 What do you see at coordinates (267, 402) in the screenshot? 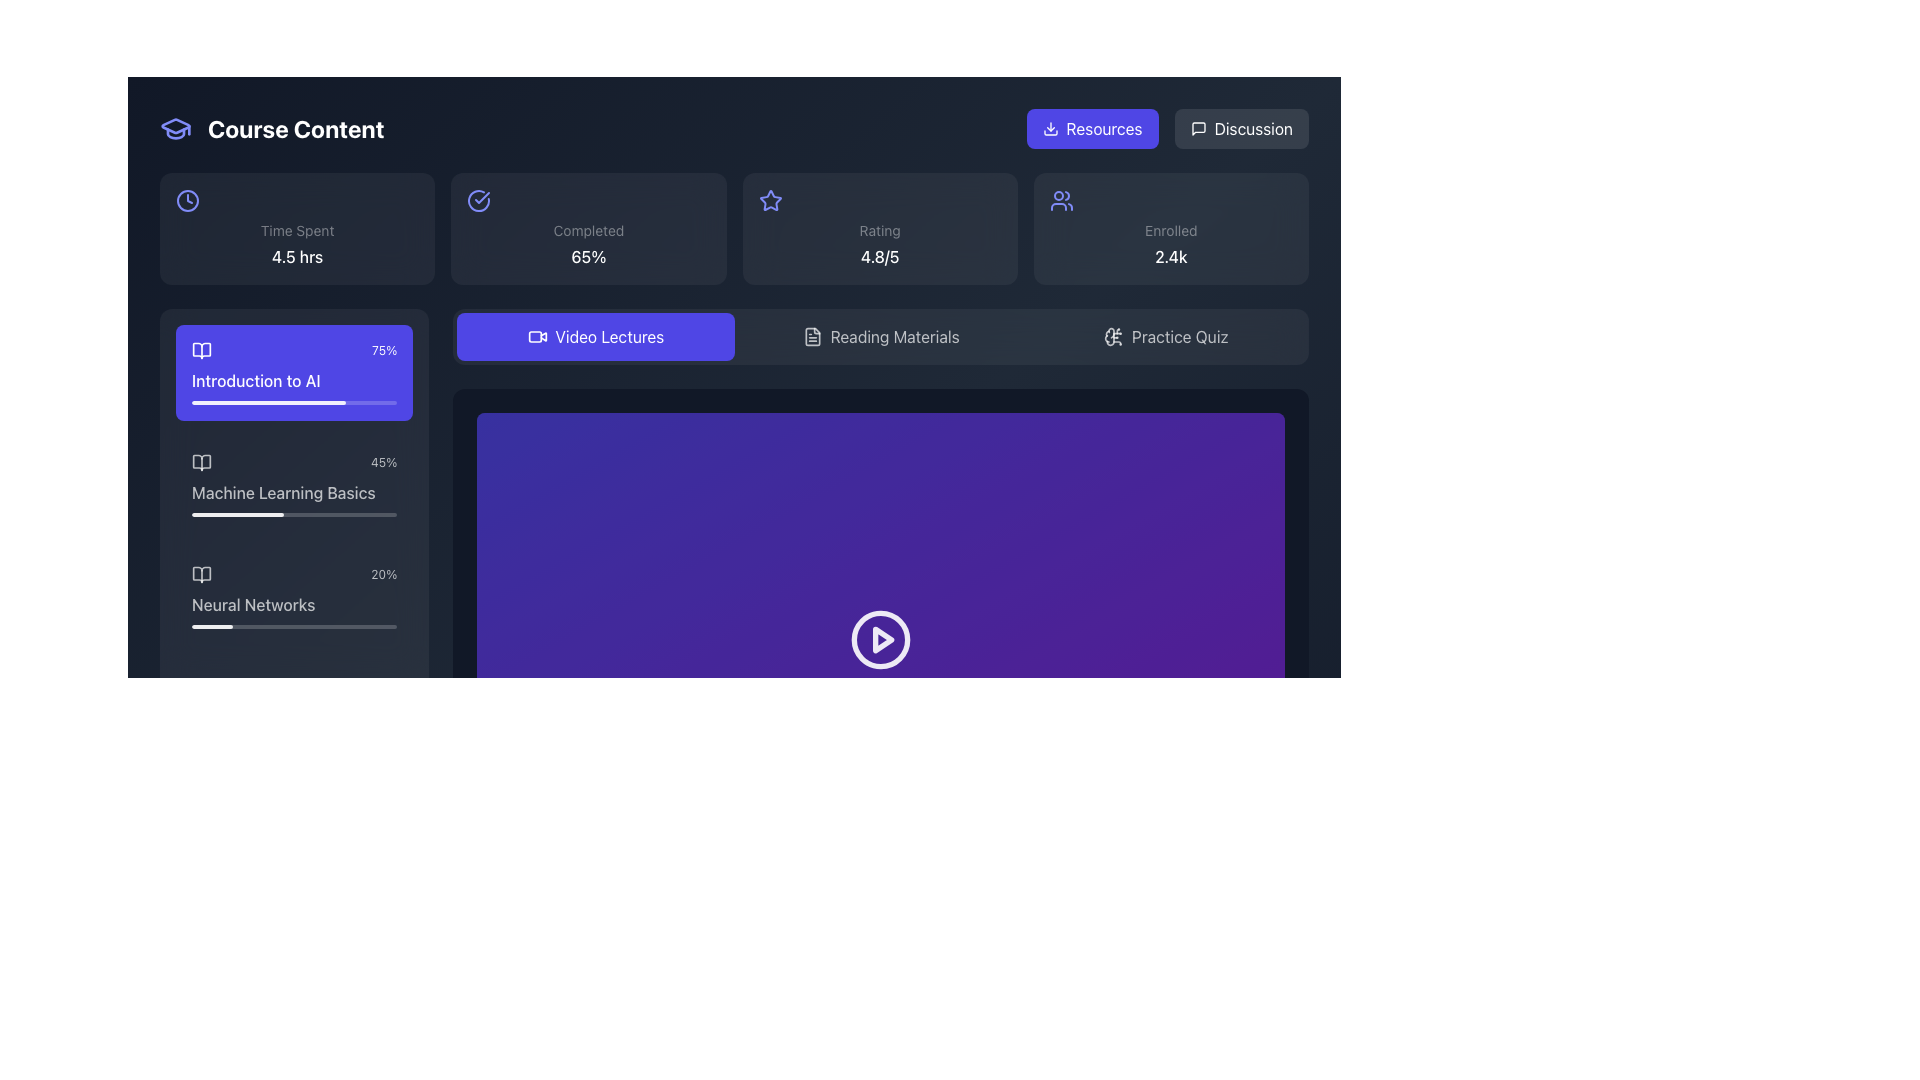
I see `the filled horizontal progress bar segment indicating 75% completion of the task labeled 'Introduction to AI' located in the 'Course Content' layout` at bounding box center [267, 402].